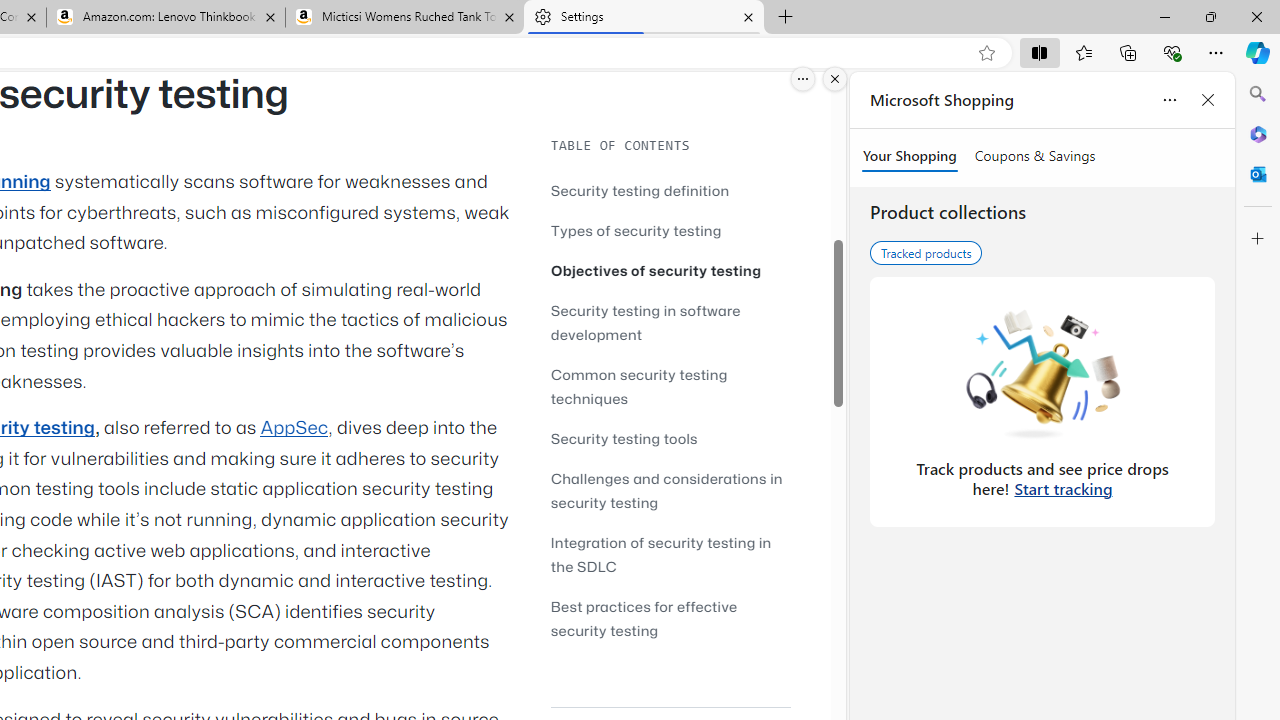 This screenshot has width=1280, height=720. What do you see at coordinates (986, 52) in the screenshot?
I see `'Add this page to favorites (Ctrl+D)'` at bounding box center [986, 52].